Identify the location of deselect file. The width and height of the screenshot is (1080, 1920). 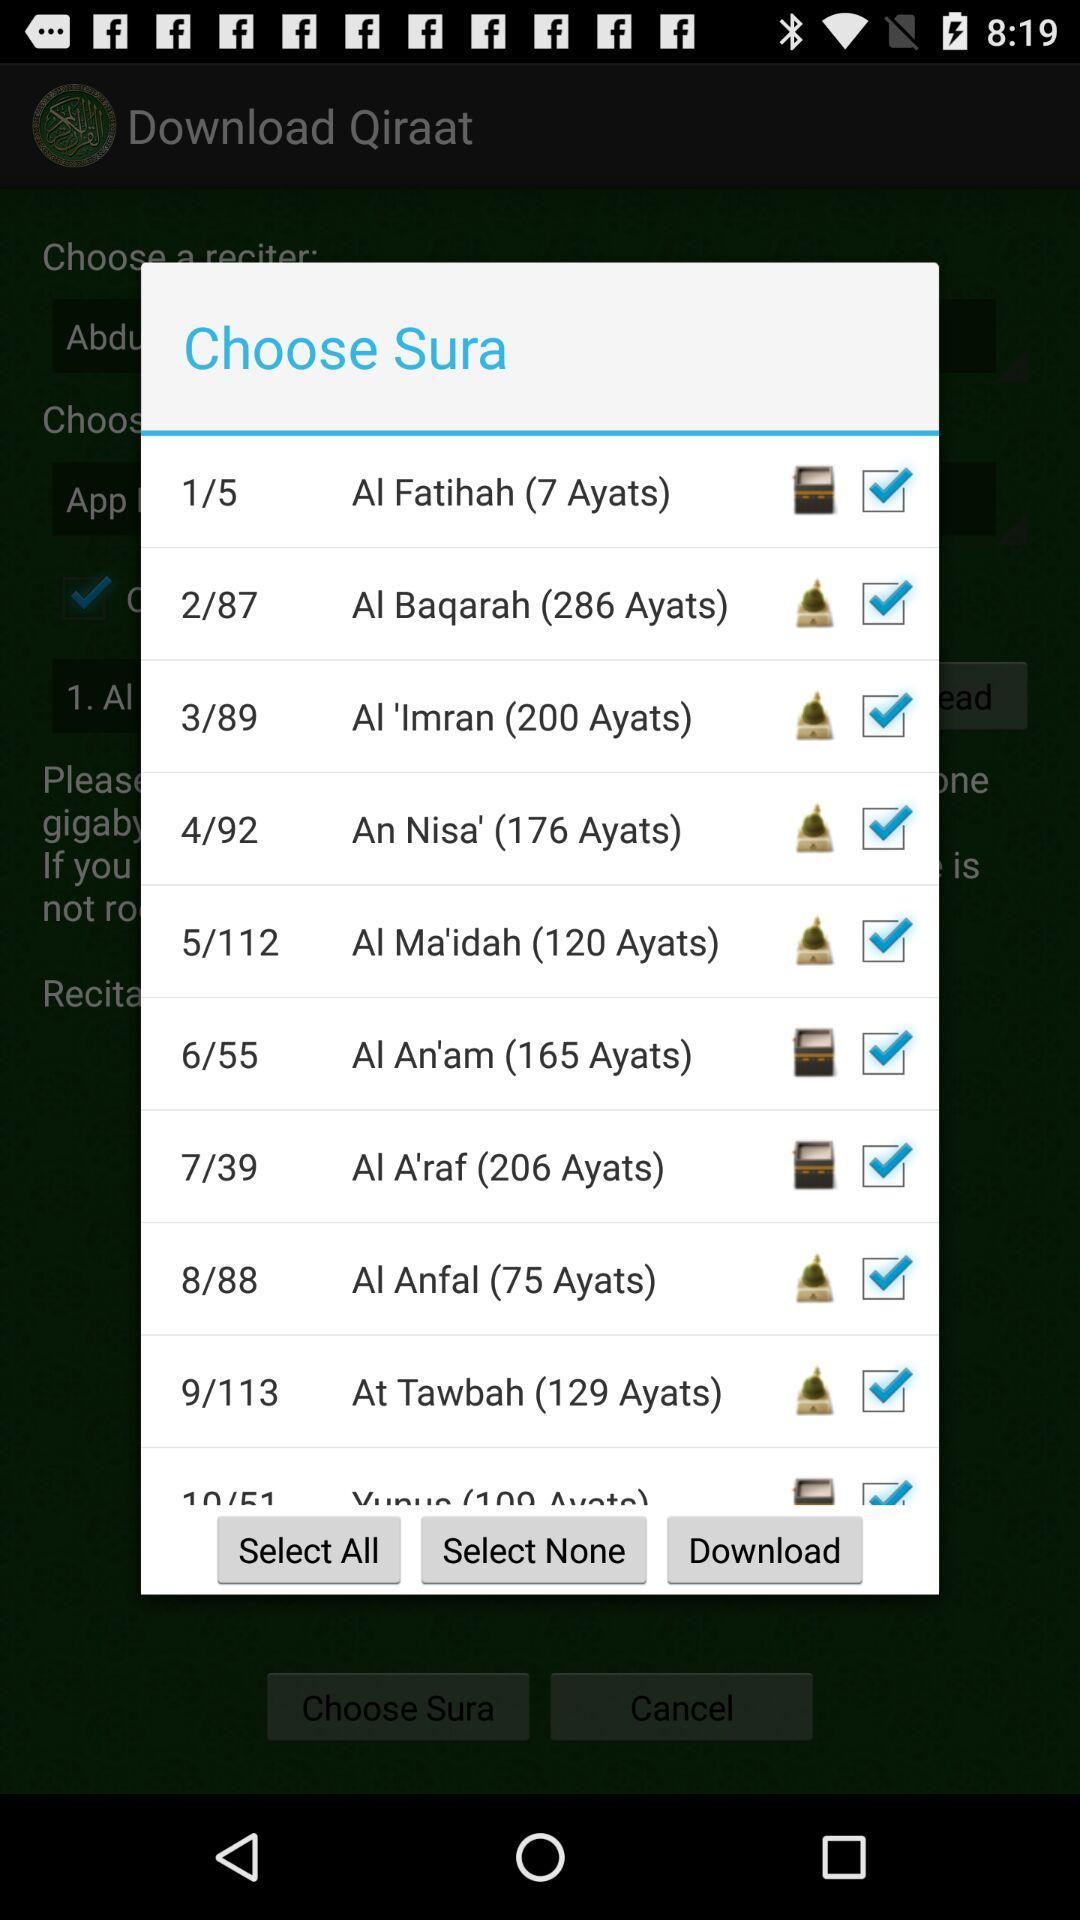
(882, 491).